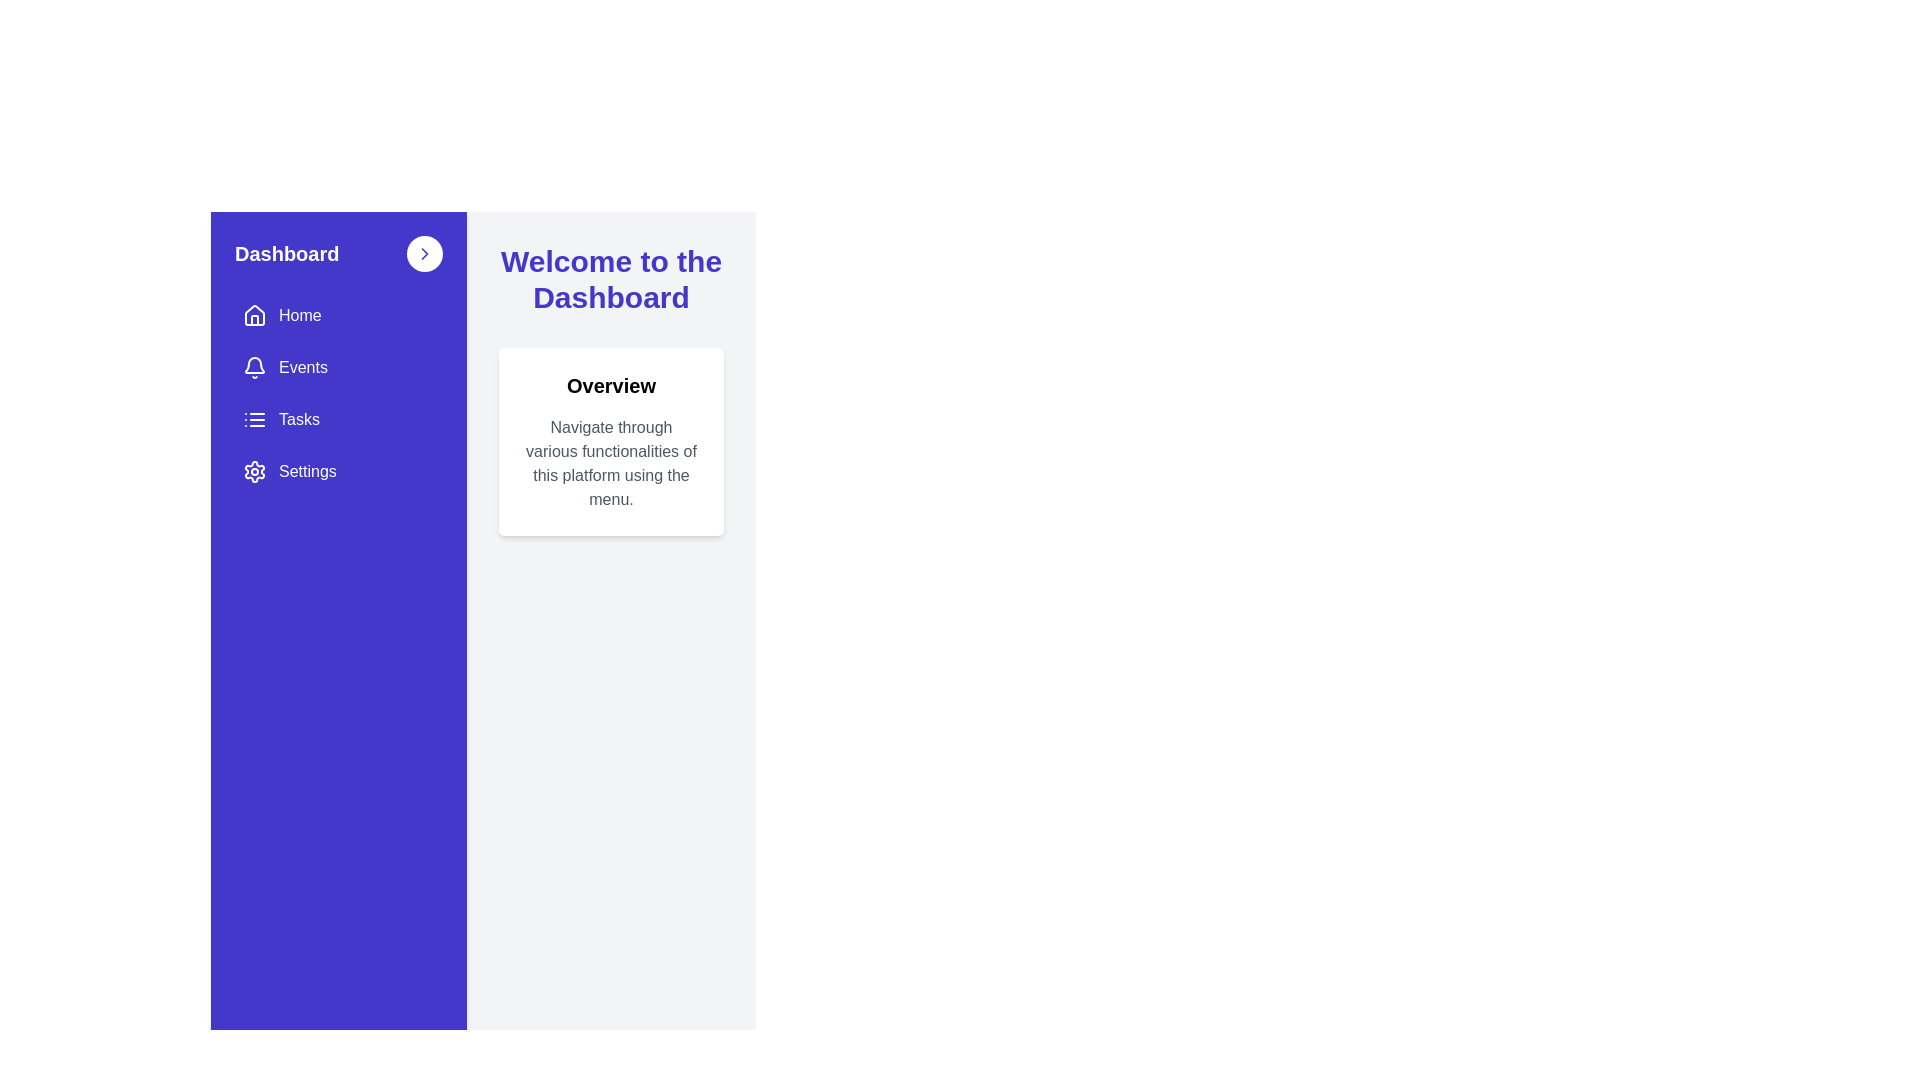  I want to click on the static text element that serves as a welcoming message at the top of the dashboard interface, positioned centrally above the 'Overview' card, so click(610, 280).